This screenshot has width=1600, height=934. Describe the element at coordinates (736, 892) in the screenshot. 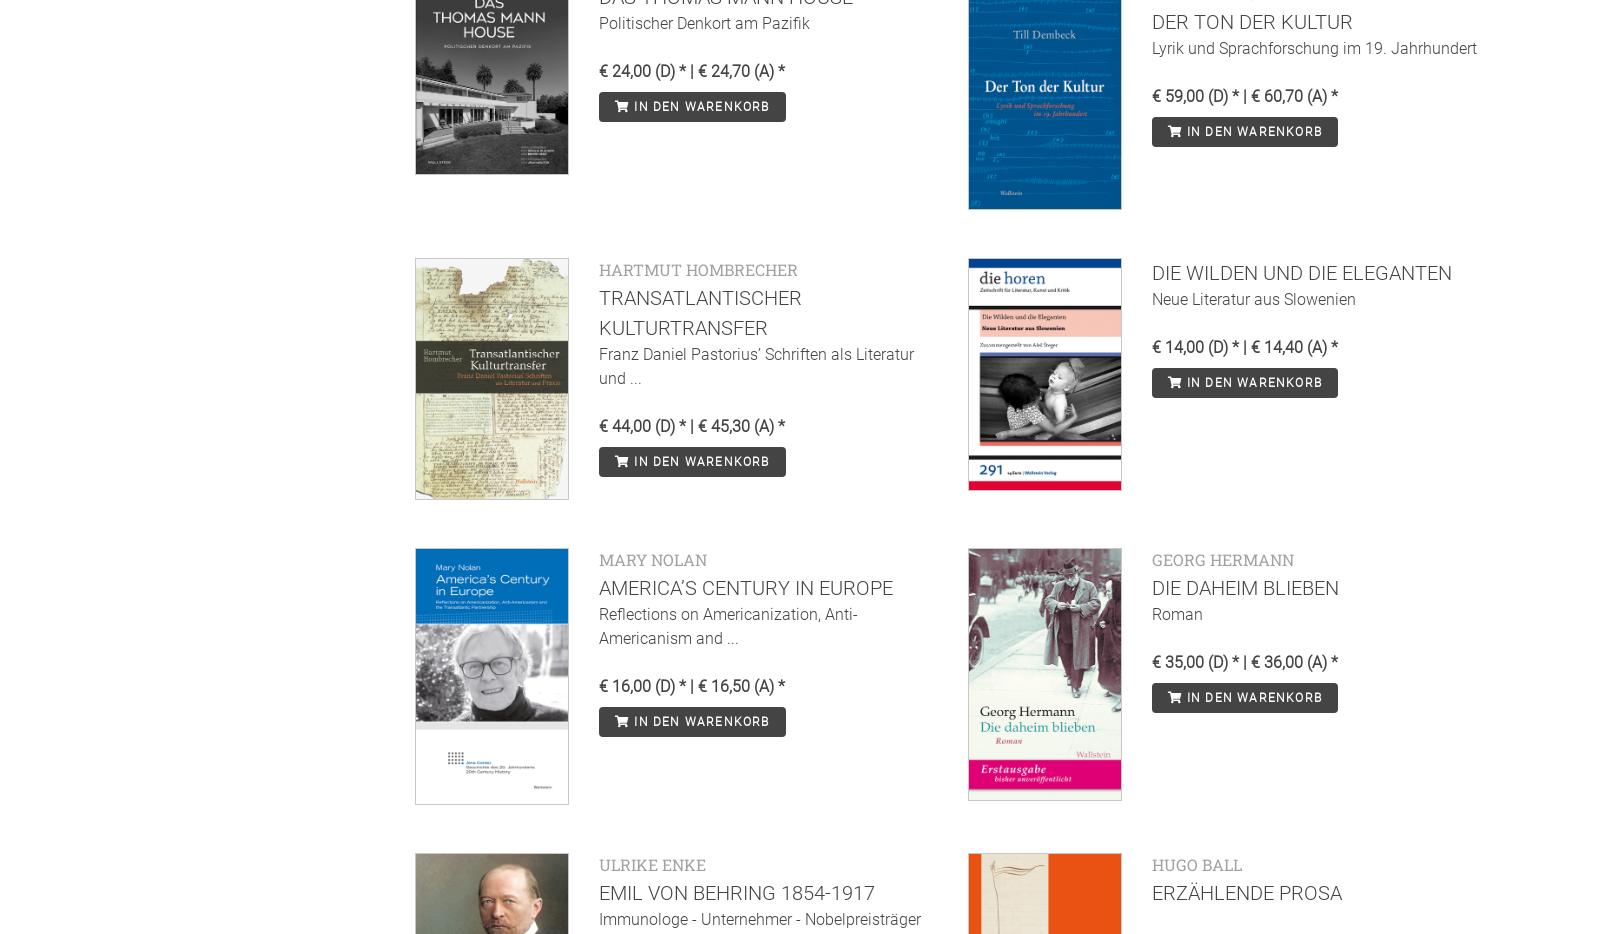

I see `'Emil von Behring 1854-1917'` at that location.